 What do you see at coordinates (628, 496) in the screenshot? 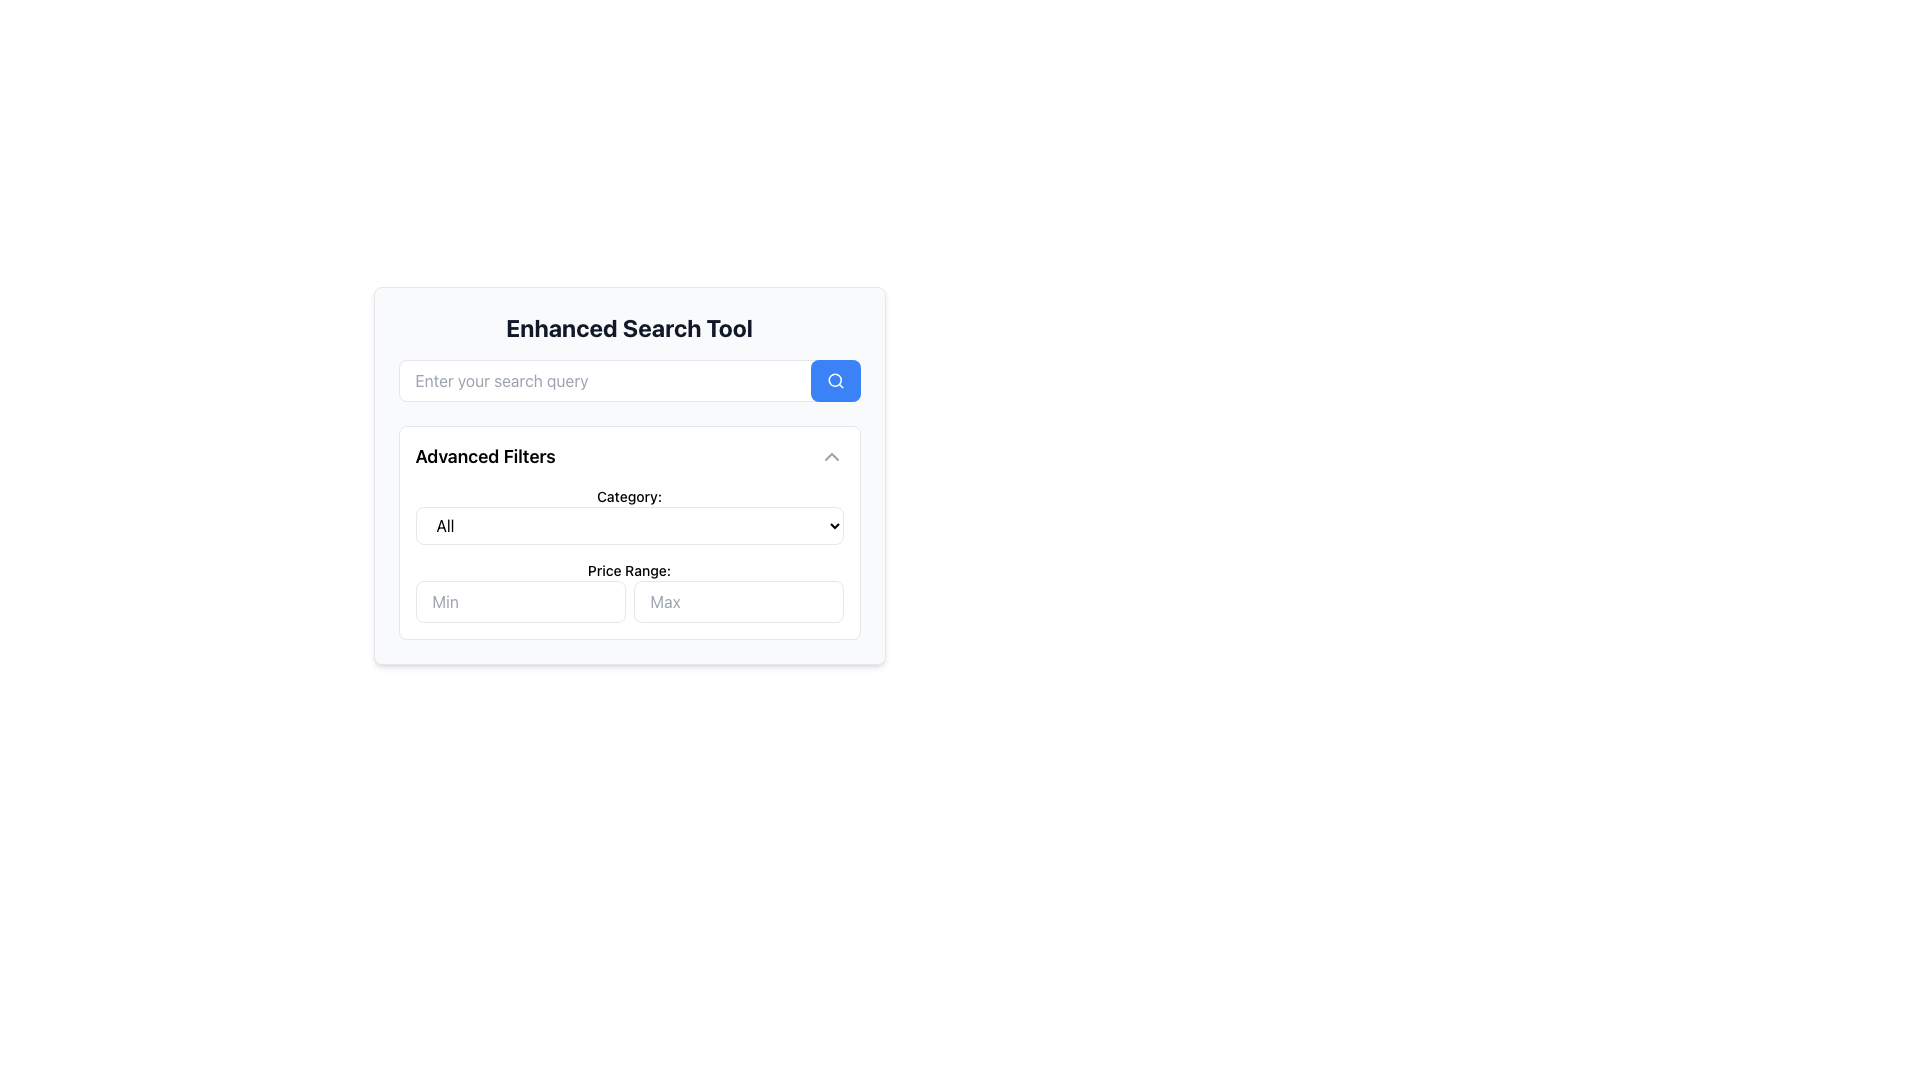
I see `the text label 'Category:' that is positioned above the dropdown menu labeled 'All' in the 'Advanced Filters' section` at bounding box center [628, 496].